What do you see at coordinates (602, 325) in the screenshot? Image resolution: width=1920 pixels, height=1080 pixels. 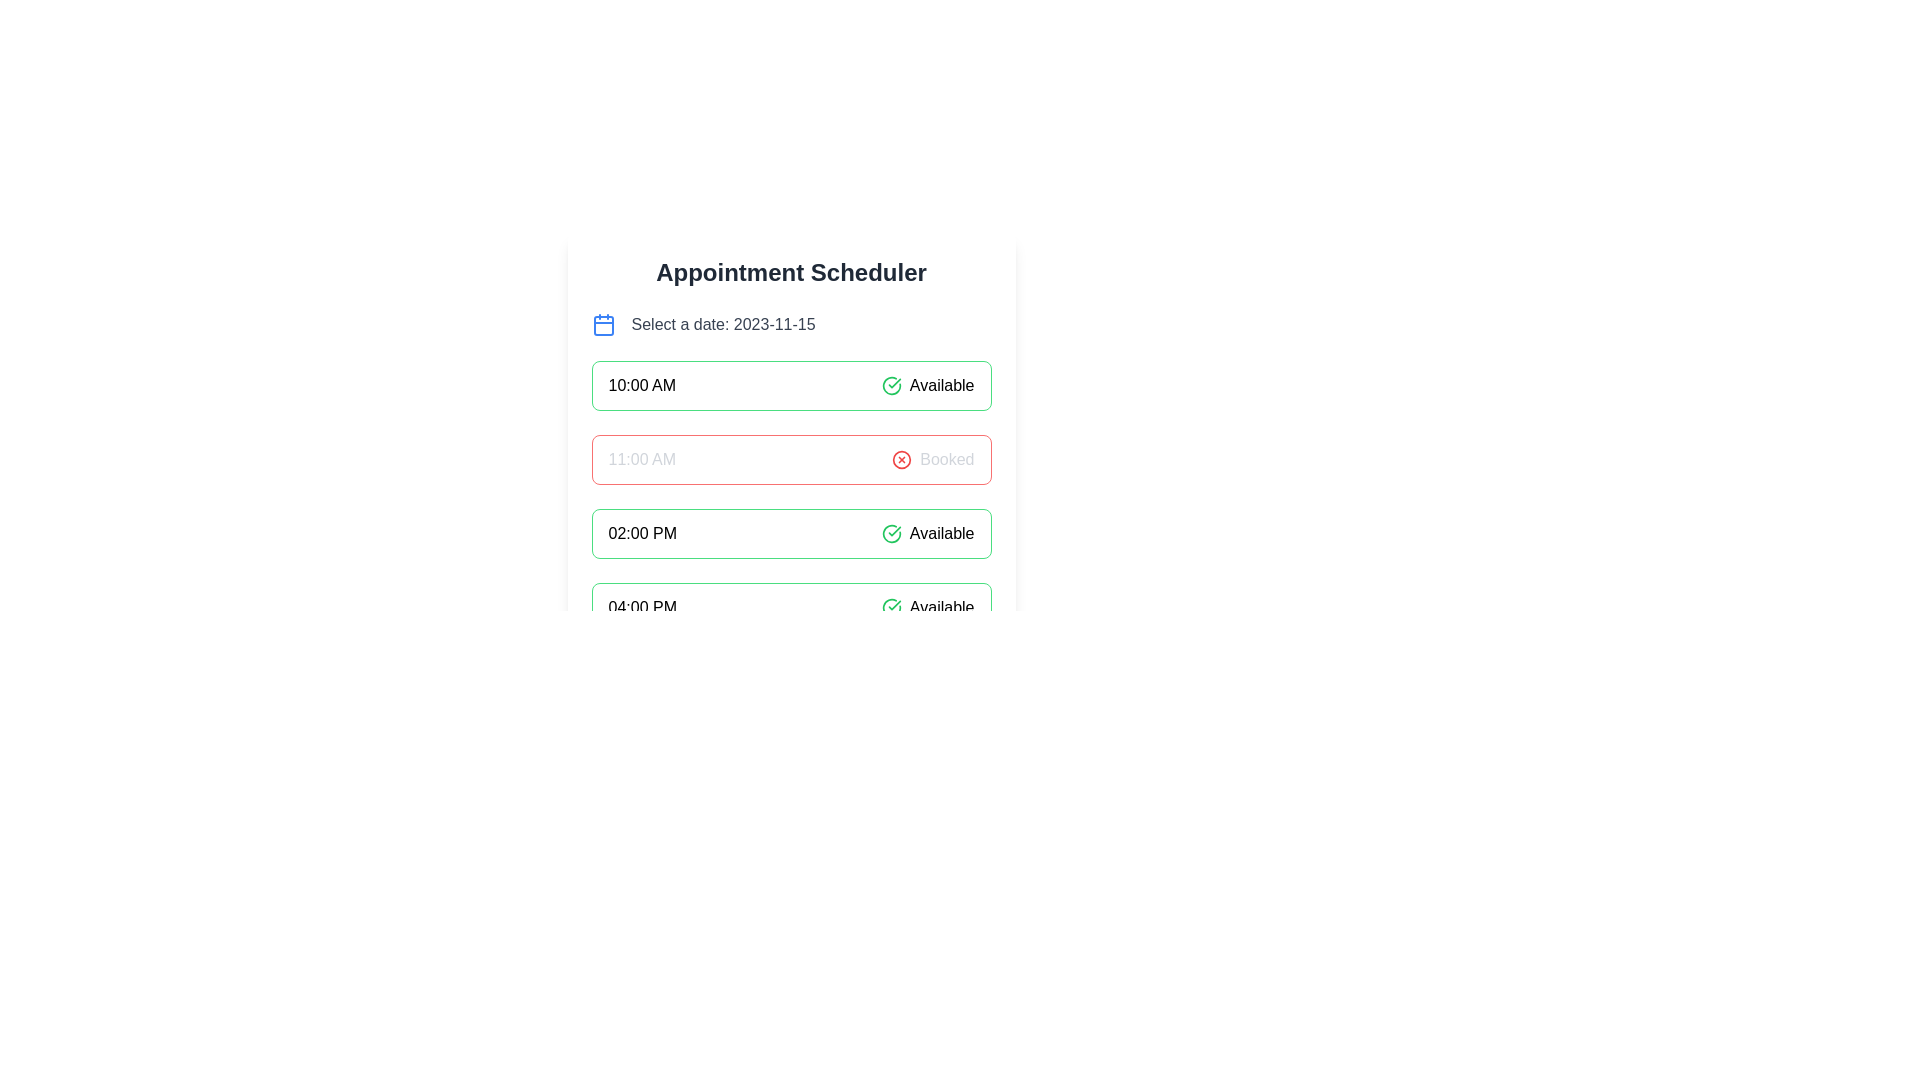 I see `the calendar icon, which is represented by a small rectangular shape with rounded corners` at bounding box center [602, 325].